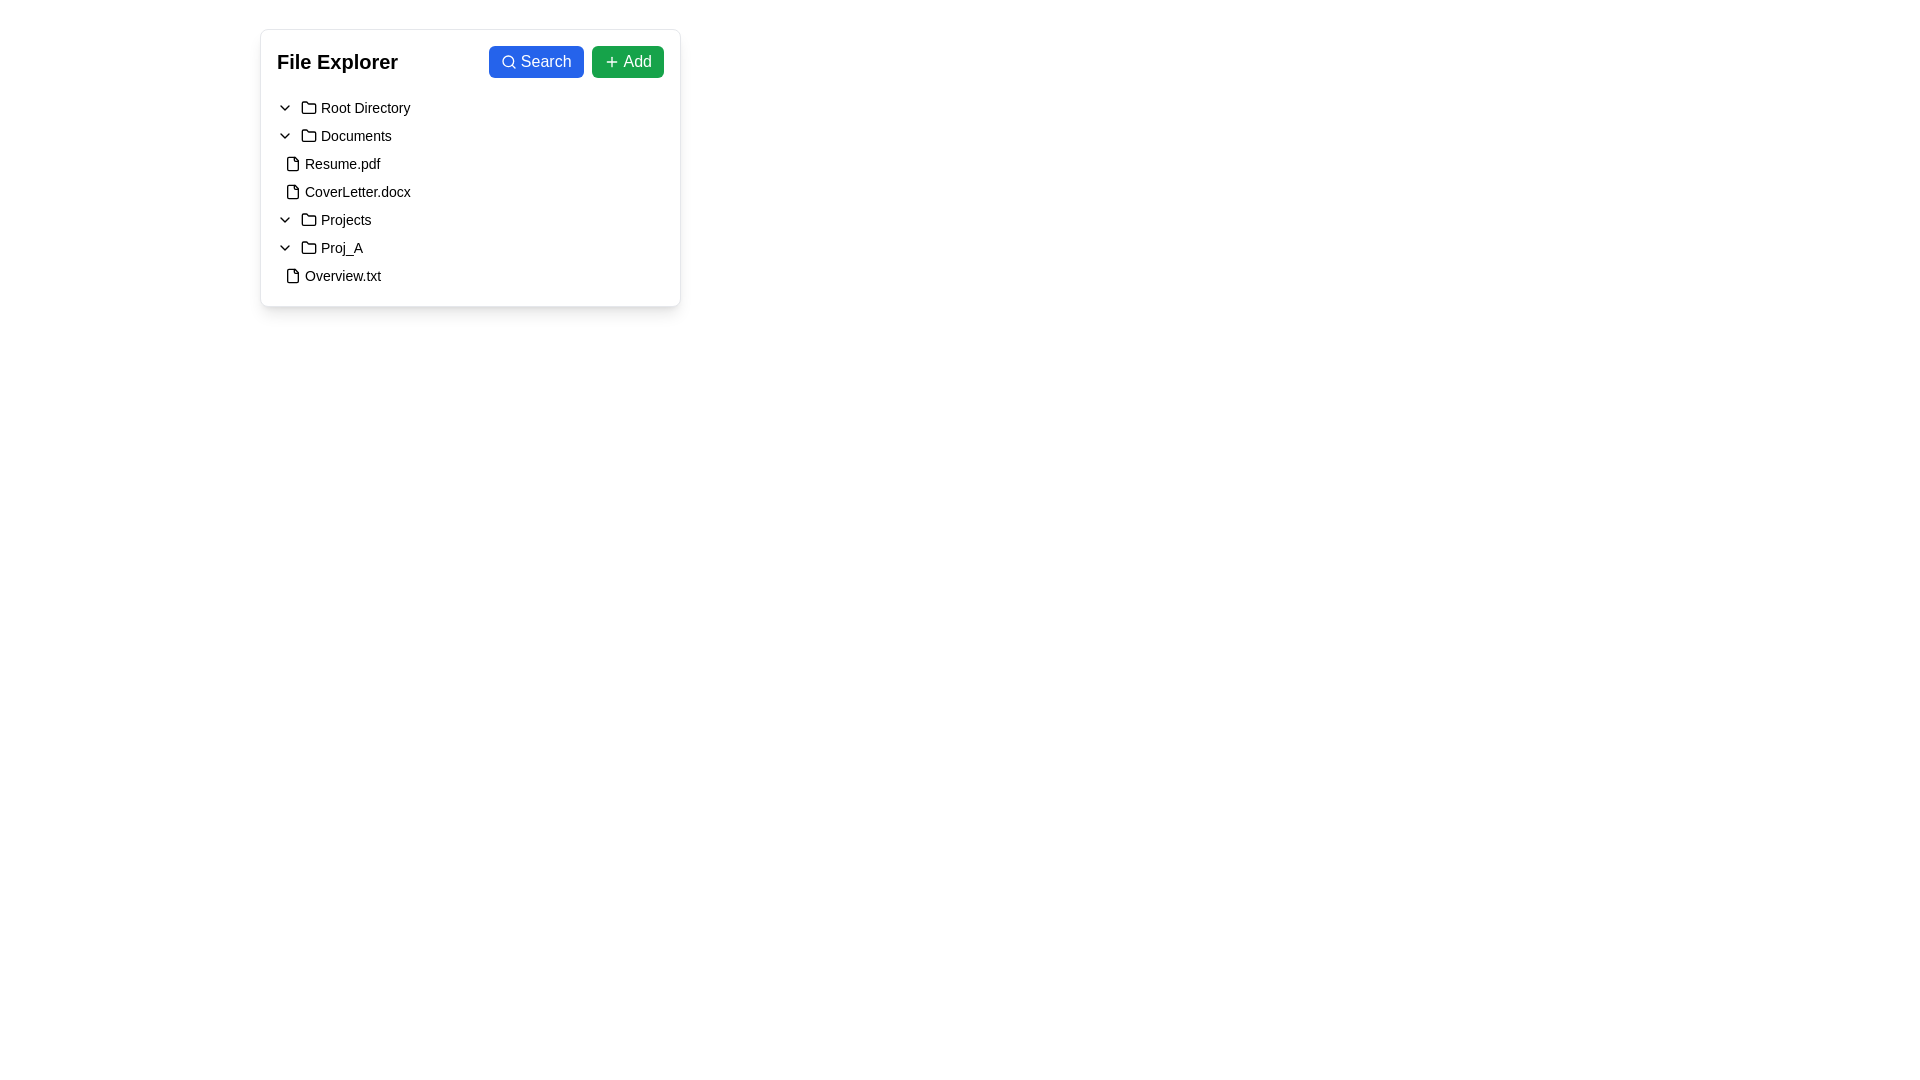  I want to click on the file icon representing 'CoverLetter.docx' in the file explorer interface, so click(291, 192).